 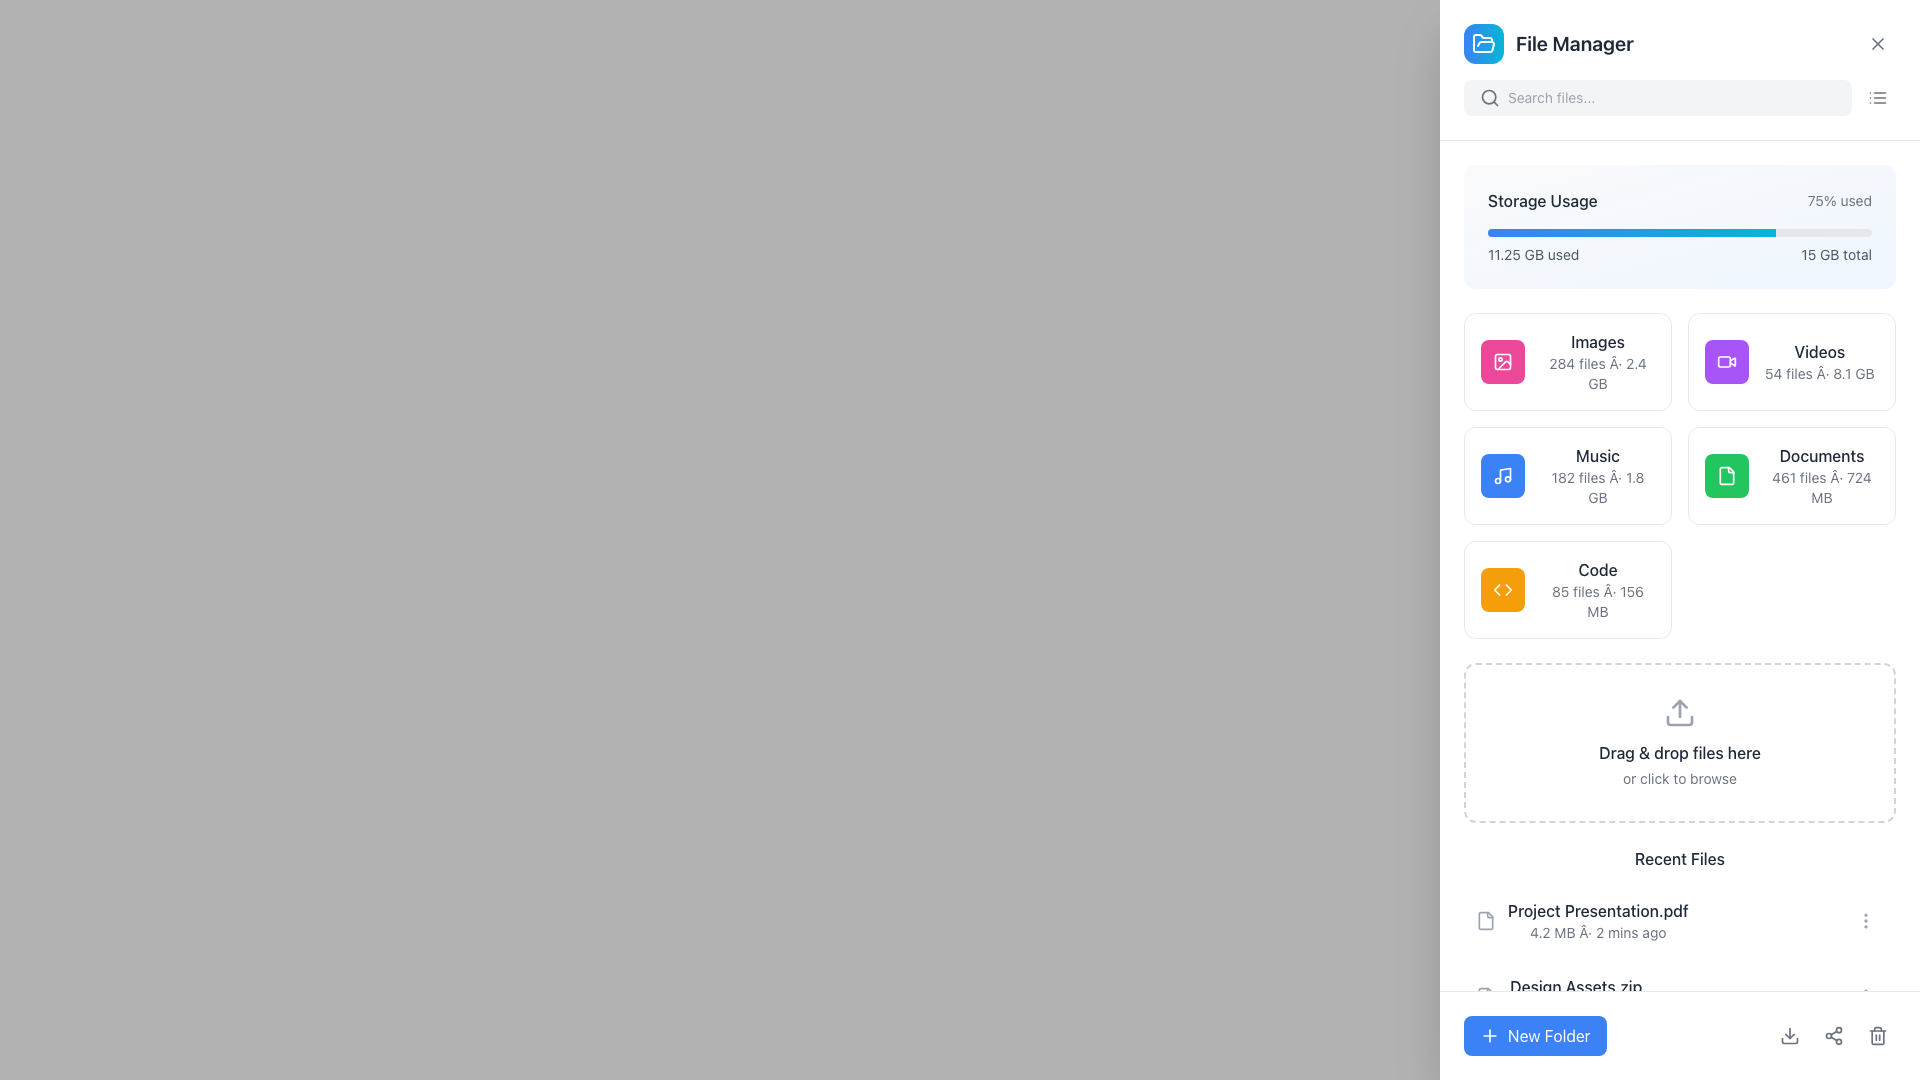 I want to click on the graphical vector-based UI component resembling a trash bin, located next to the 'New Folder' button at the bottom right corner of the interface, so click(x=1876, y=1036).